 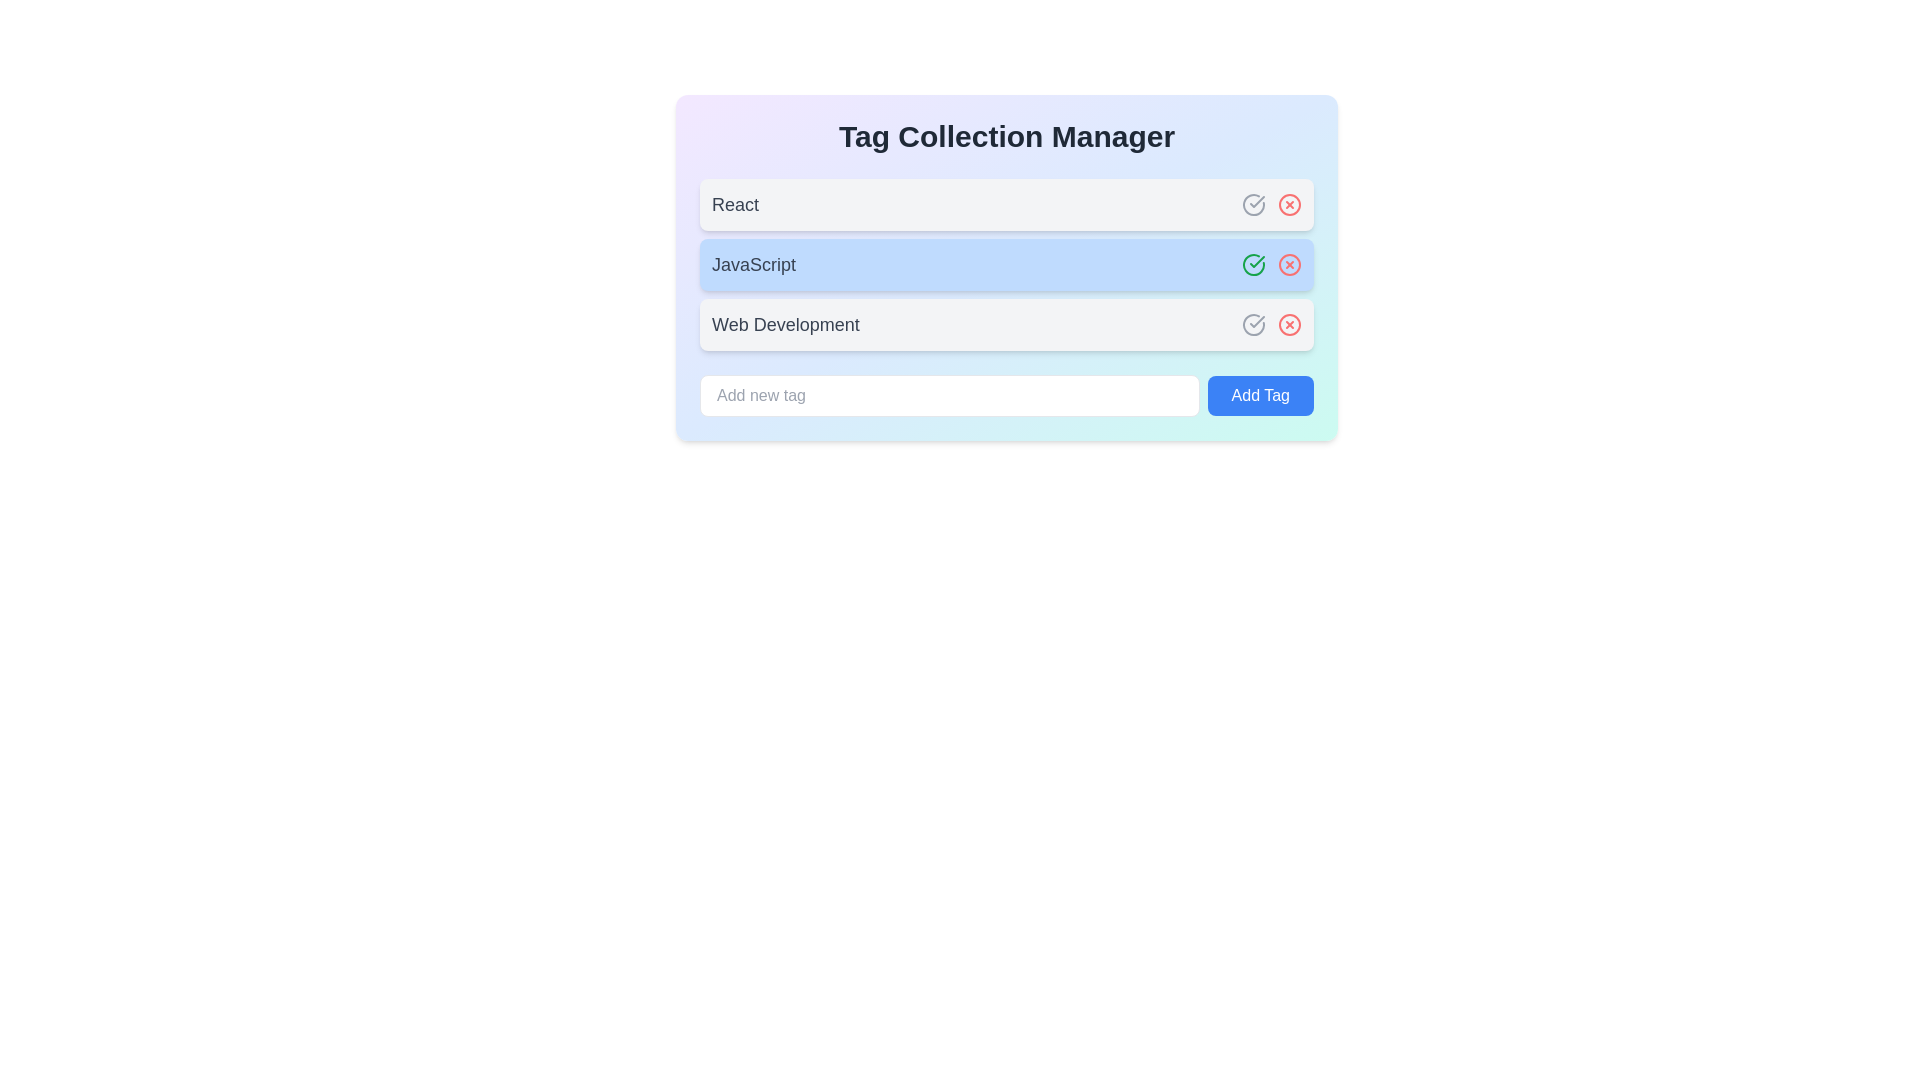 What do you see at coordinates (1290, 204) in the screenshot?
I see `the button that removes or deletes the 'React' tag in the 'Tag Collection Manager' panel` at bounding box center [1290, 204].